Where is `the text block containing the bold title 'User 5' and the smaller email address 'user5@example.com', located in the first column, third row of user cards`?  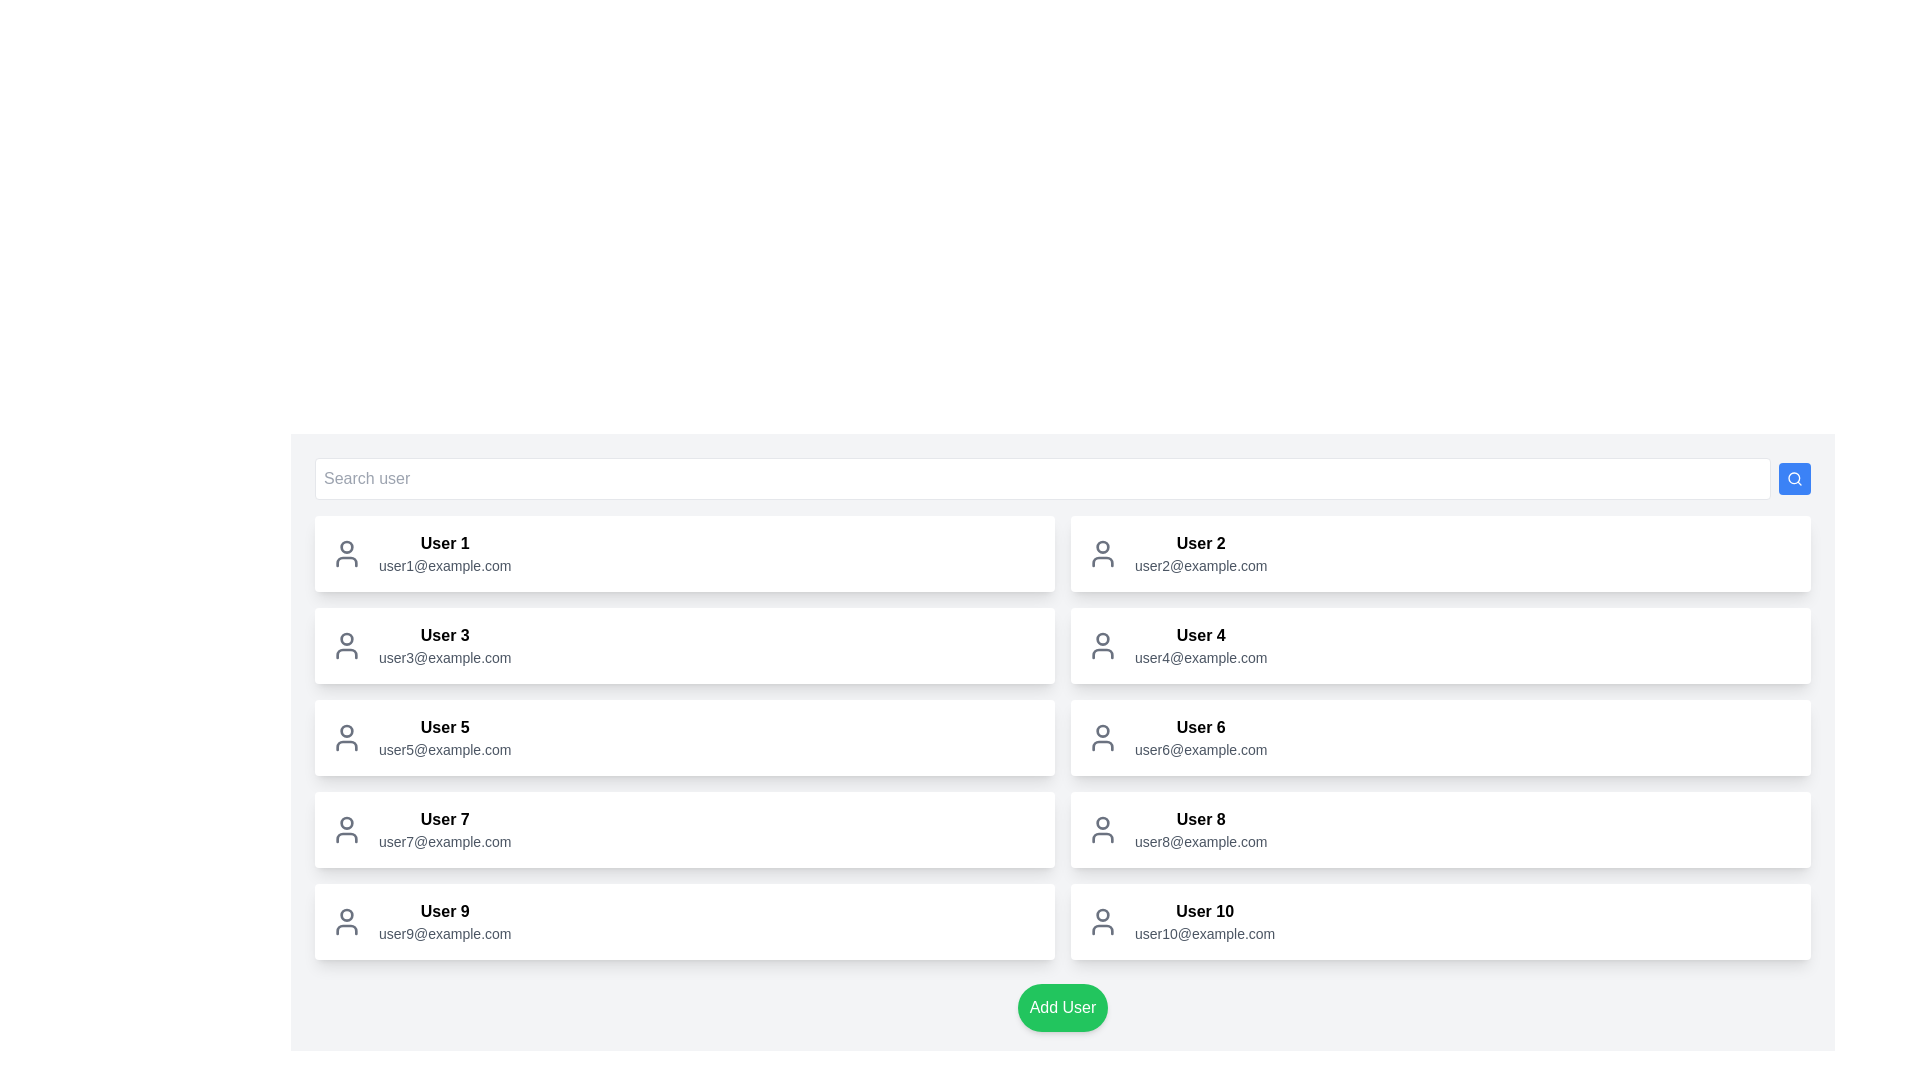 the text block containing the bold title 'User 5' and the smaller email address 'user5@example.com', located in the first column, third row of user cards is located at coordinates (444, 737).